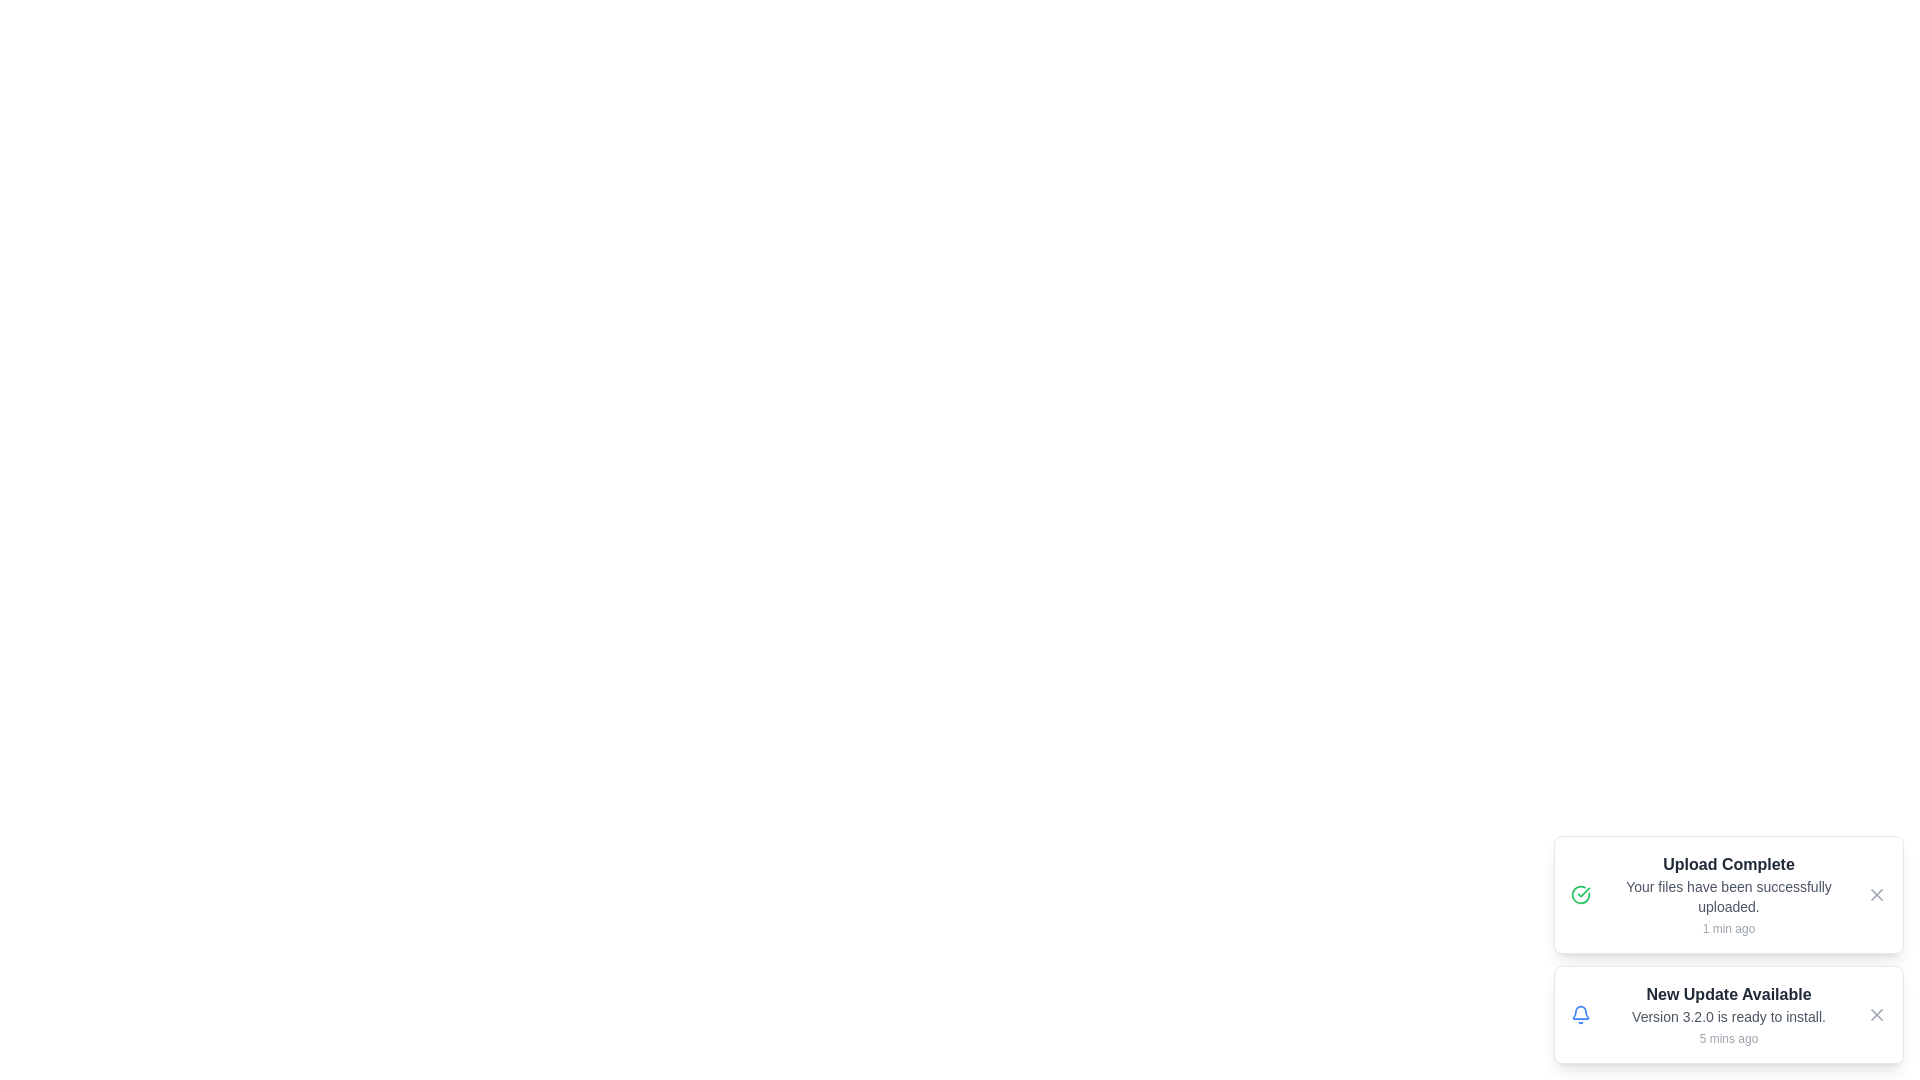 The width and height of the screenshot is (1920, 1080). Describe the element at coordinates (1727, 995) in the screenshot. I see `text label displaying 'New Update Available' in bold, dark gray font within the notification card on the right side of the interface` at that location.